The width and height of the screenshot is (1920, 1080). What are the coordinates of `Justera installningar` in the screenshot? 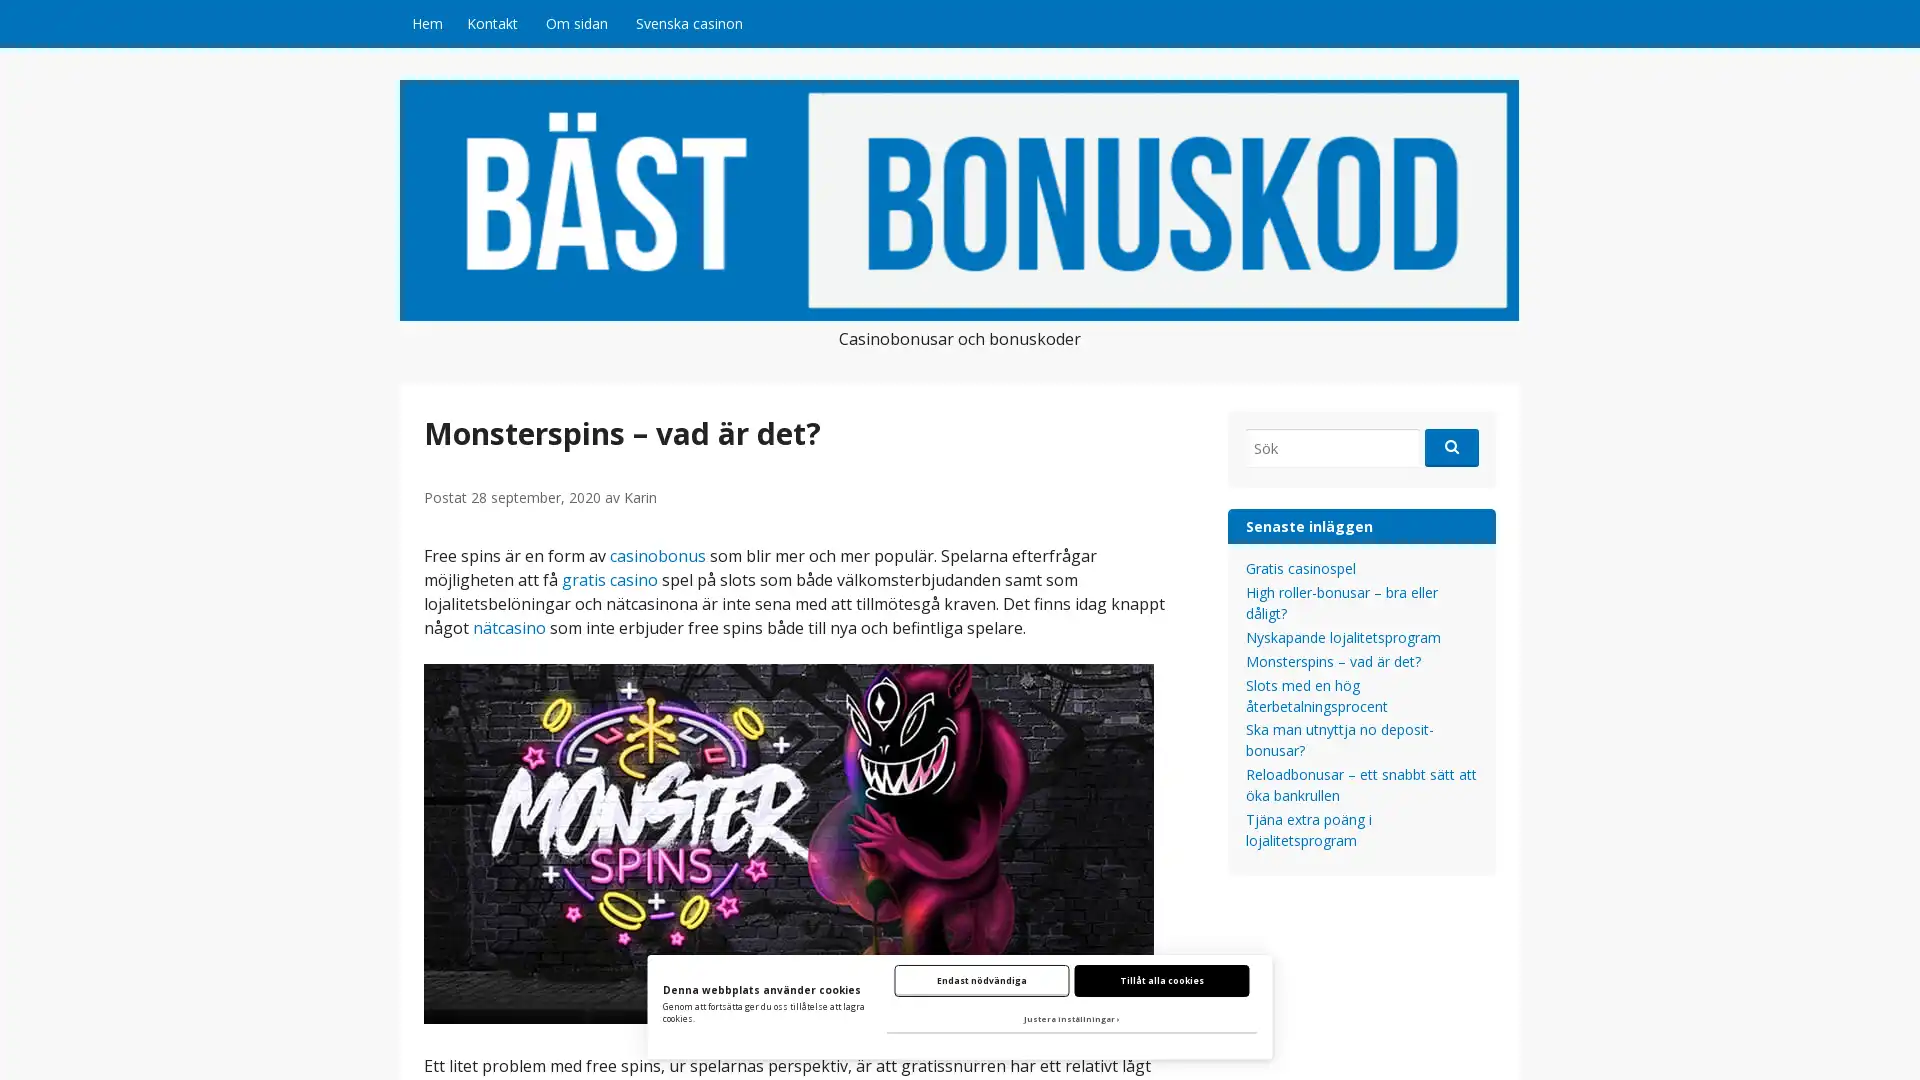 It's located at (1070, 1019).